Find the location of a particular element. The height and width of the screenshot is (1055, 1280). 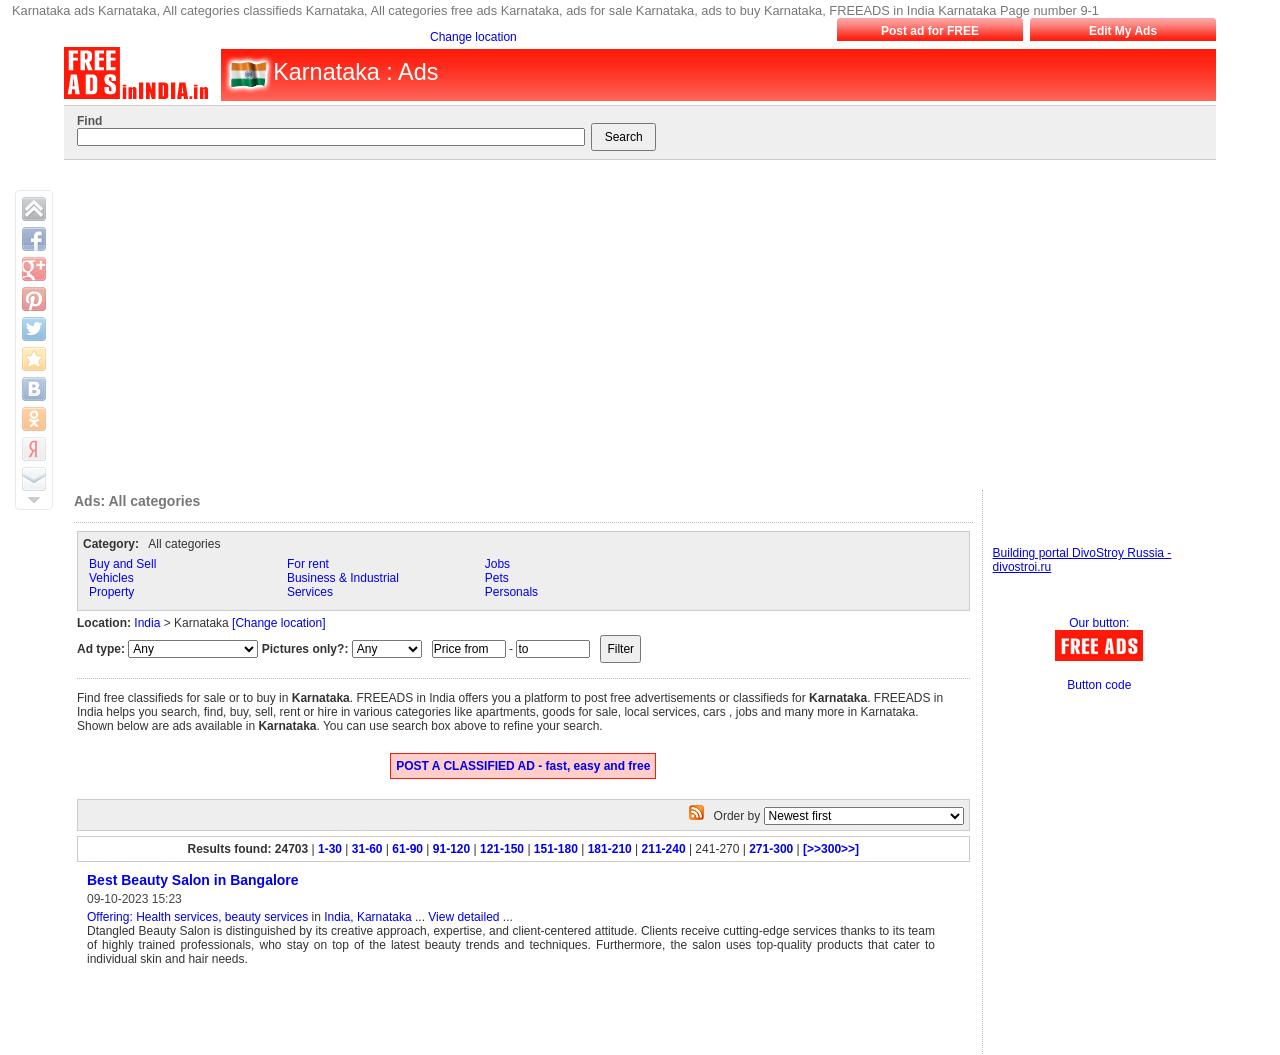

'Jobs' is located at coordinates (483, 563).